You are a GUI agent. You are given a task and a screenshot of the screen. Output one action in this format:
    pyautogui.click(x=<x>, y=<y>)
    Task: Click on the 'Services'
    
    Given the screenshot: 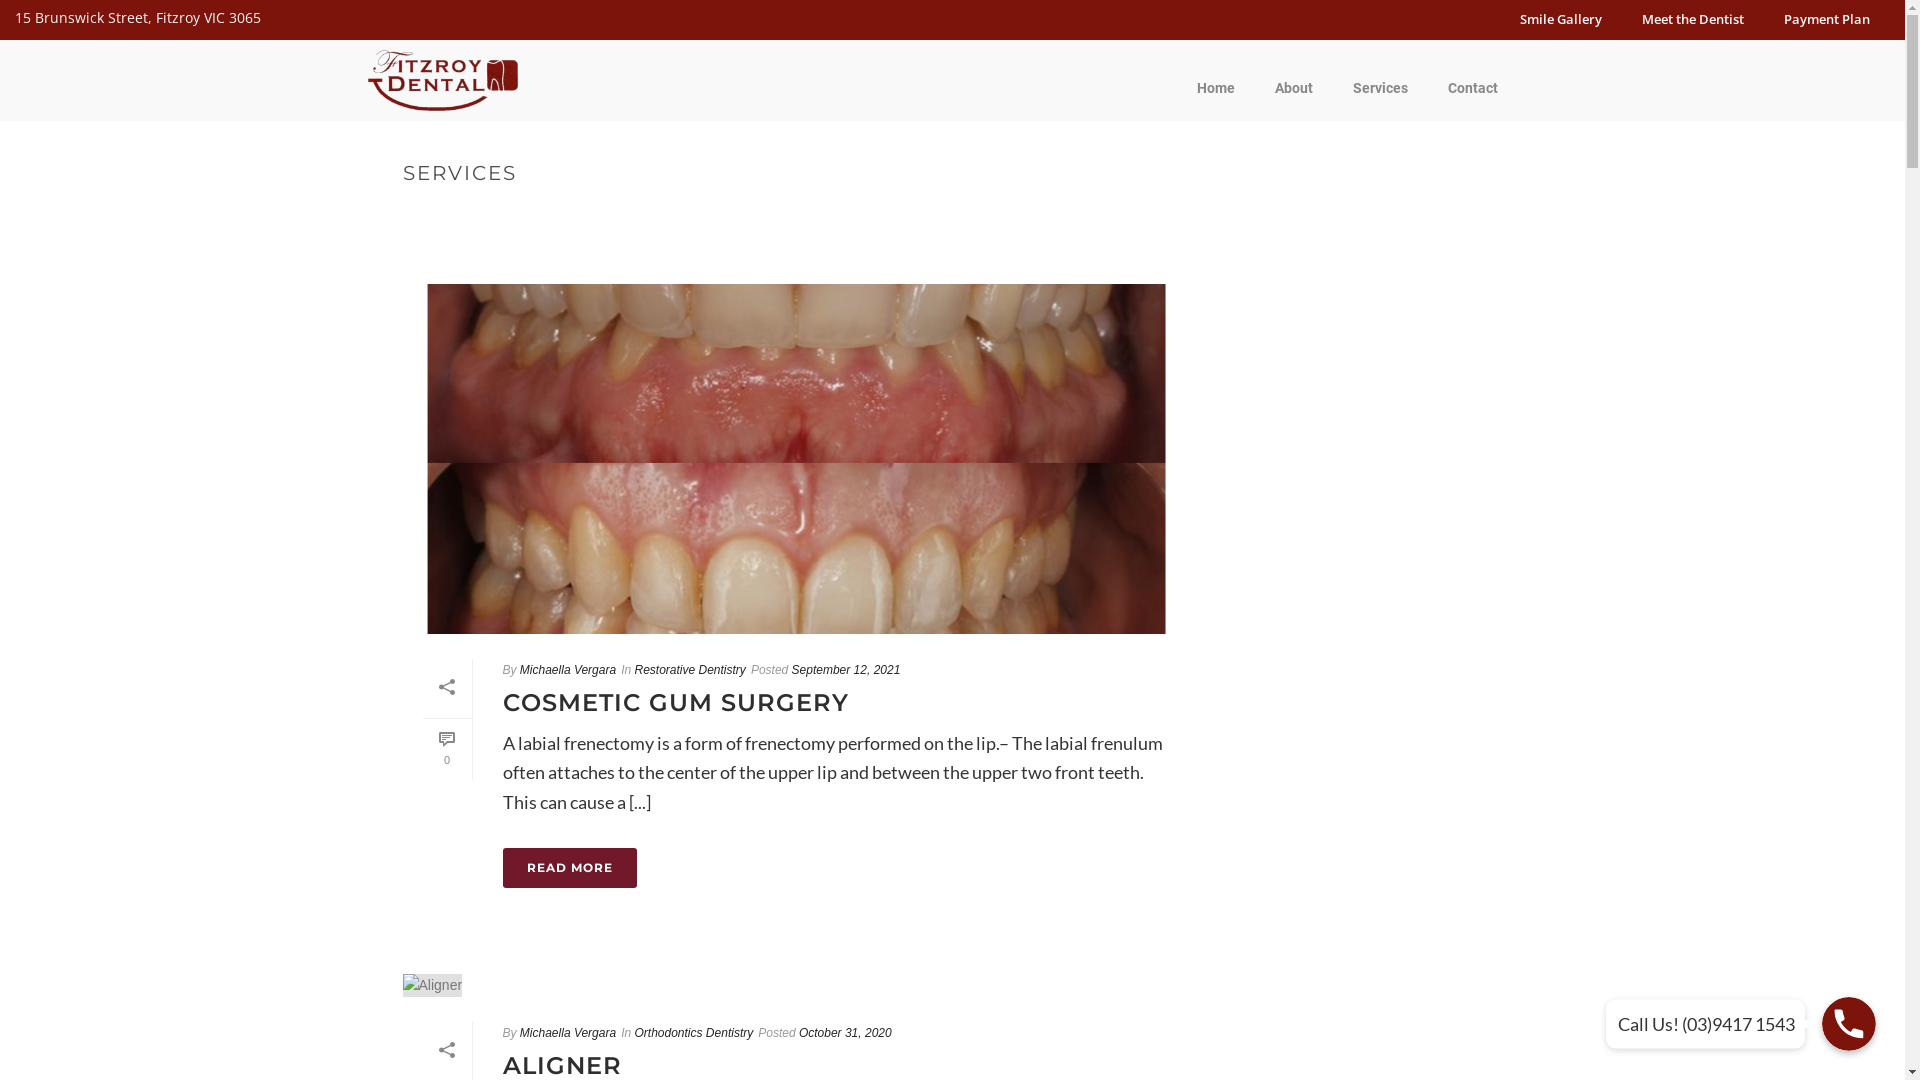 What is the action you would take?
    pyautogui.click(x=1378, y=87)
    